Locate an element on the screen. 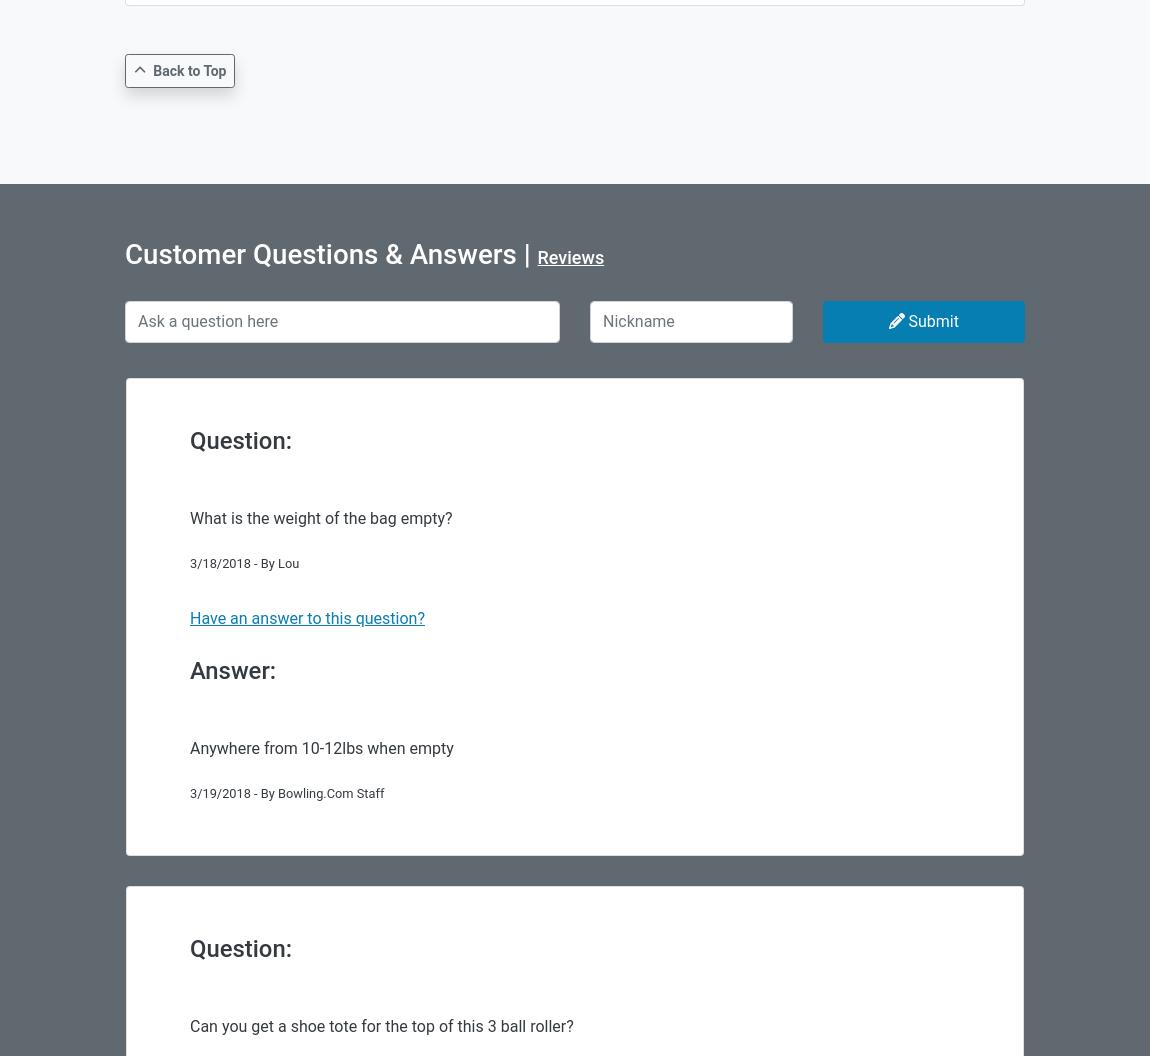 Image resolution: width=1150 pixels, height=1056 pixels. 'Back to Top' is located at coordinates (151, 69).